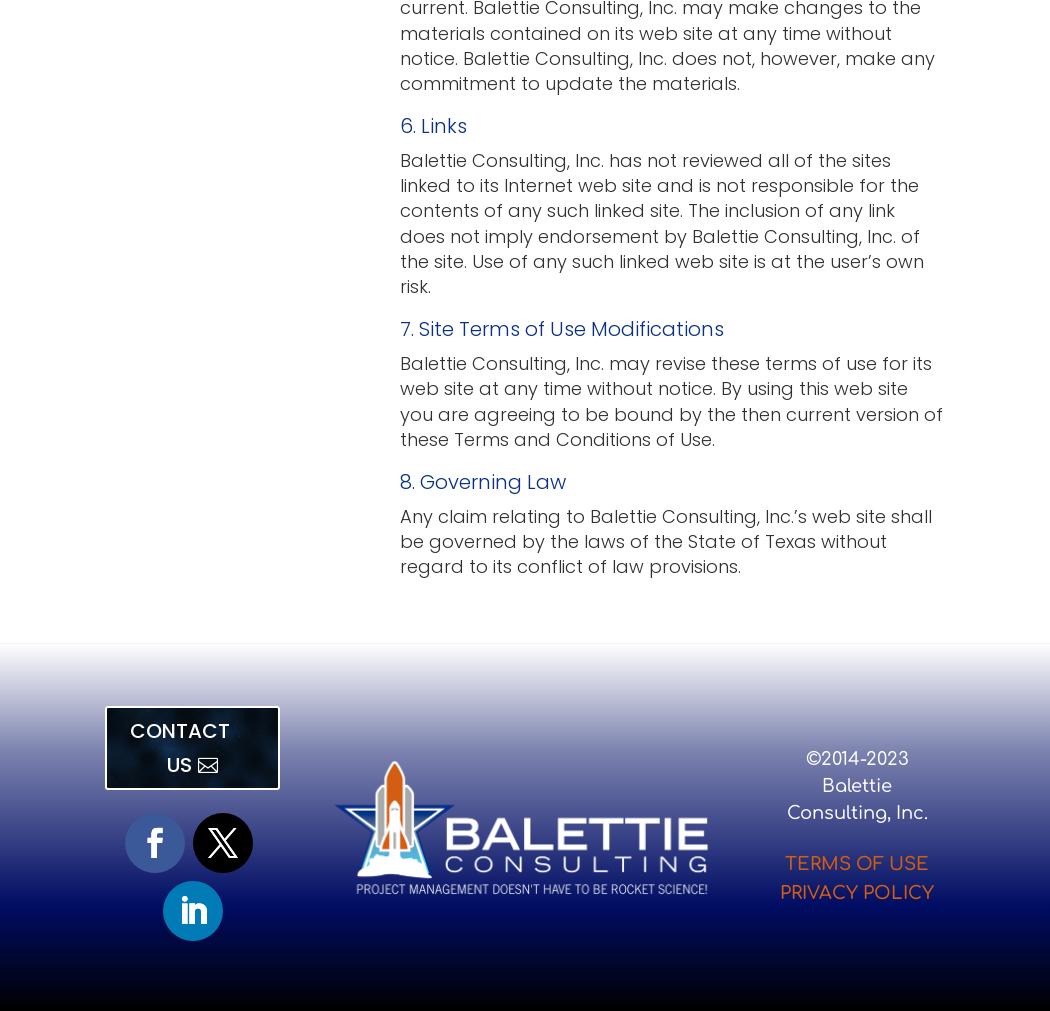 The height and width of the screenshot is (1011, 1050). I want to click on 'TERMS OF USE', so click(857, 864).